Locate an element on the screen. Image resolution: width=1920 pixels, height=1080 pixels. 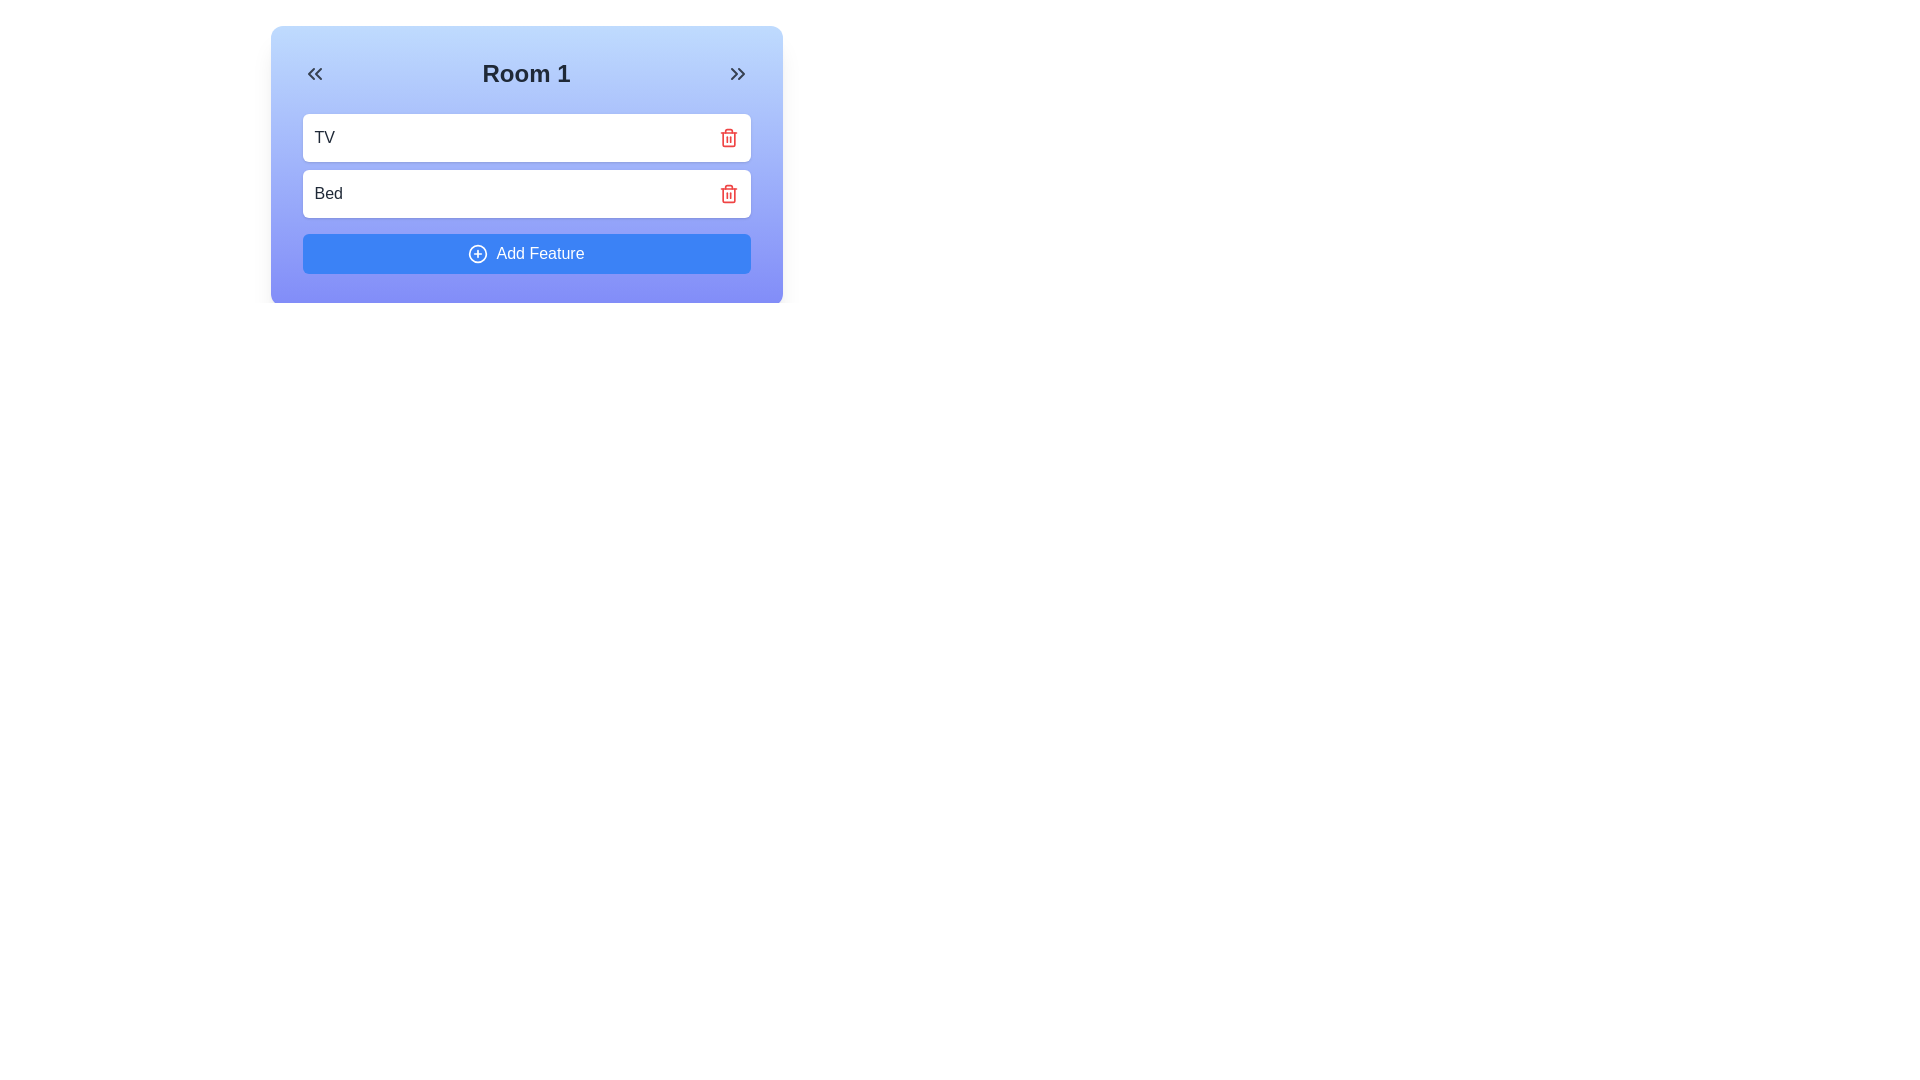
the red-colored trash icon button located to the right of the text 'Bed' is located at coordinates (727, 193).